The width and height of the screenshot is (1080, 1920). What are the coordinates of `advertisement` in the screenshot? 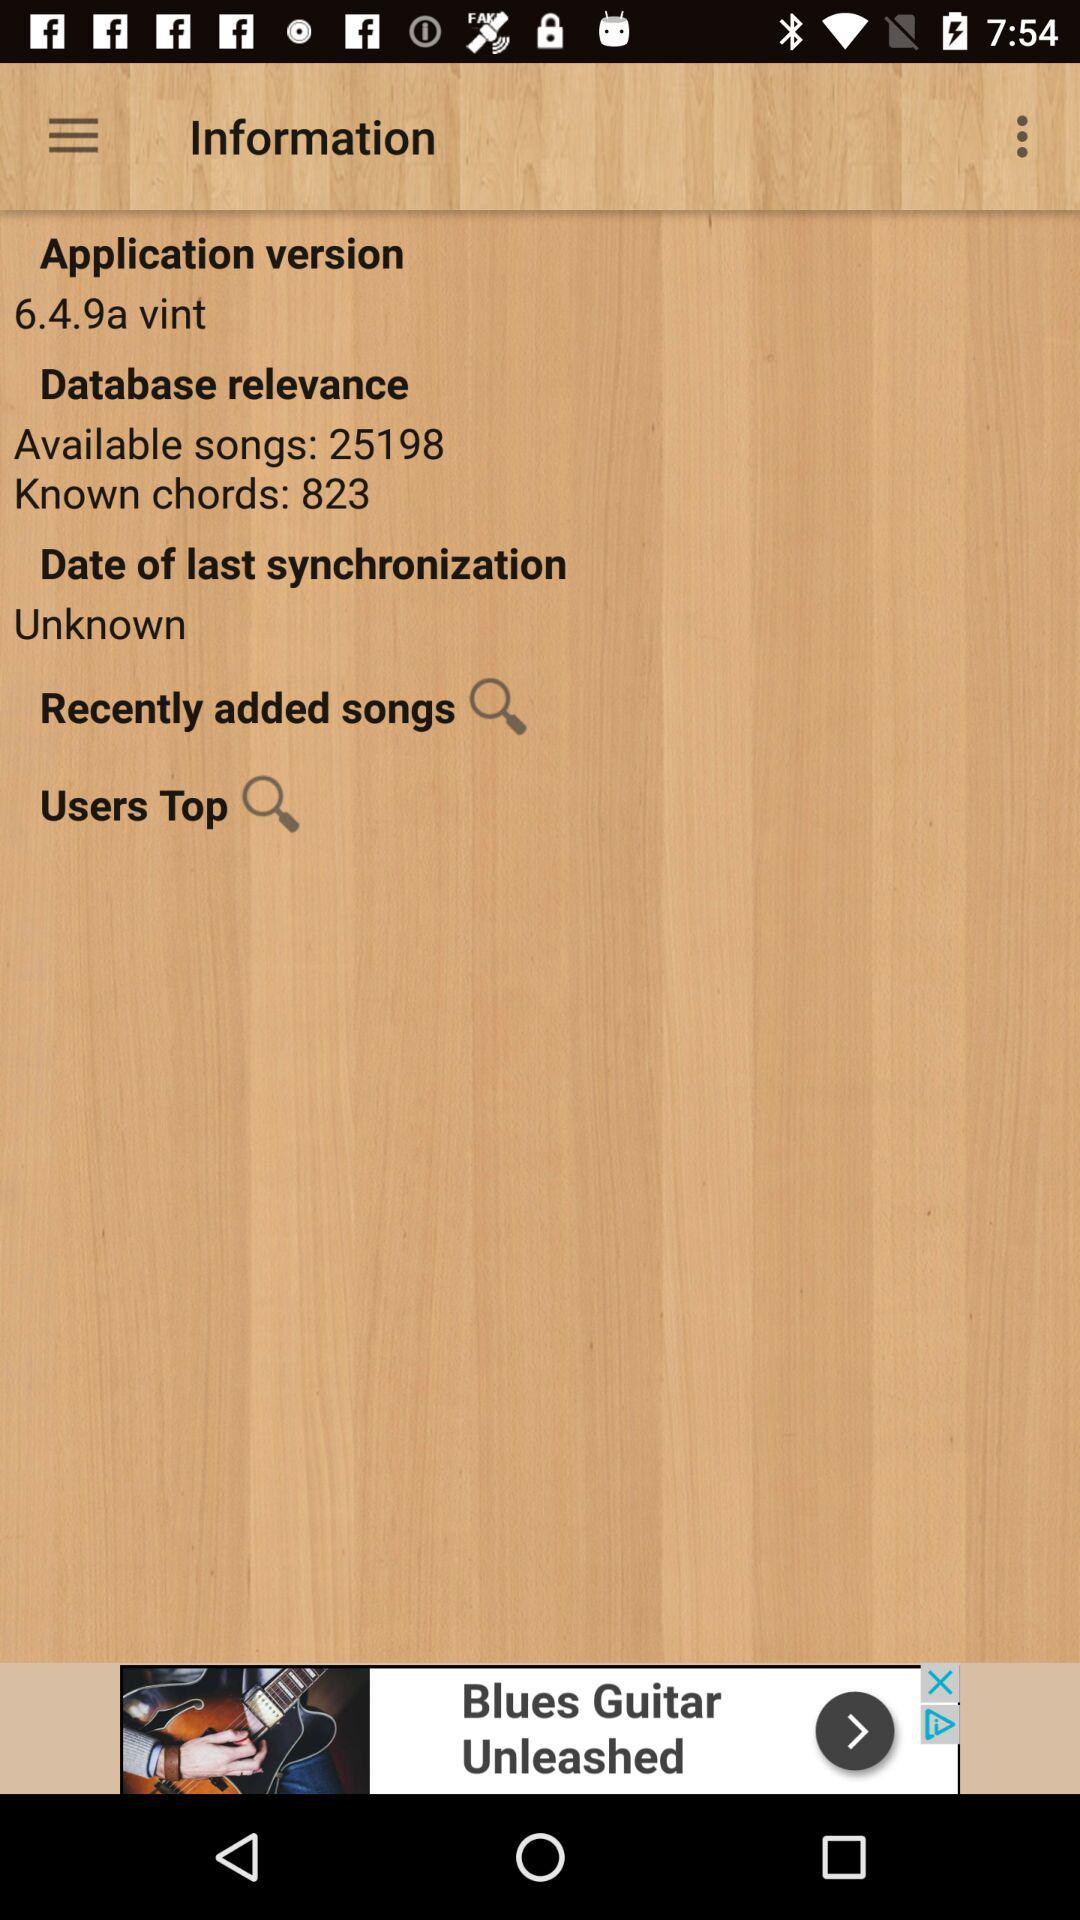 It's located at (540, 1727).